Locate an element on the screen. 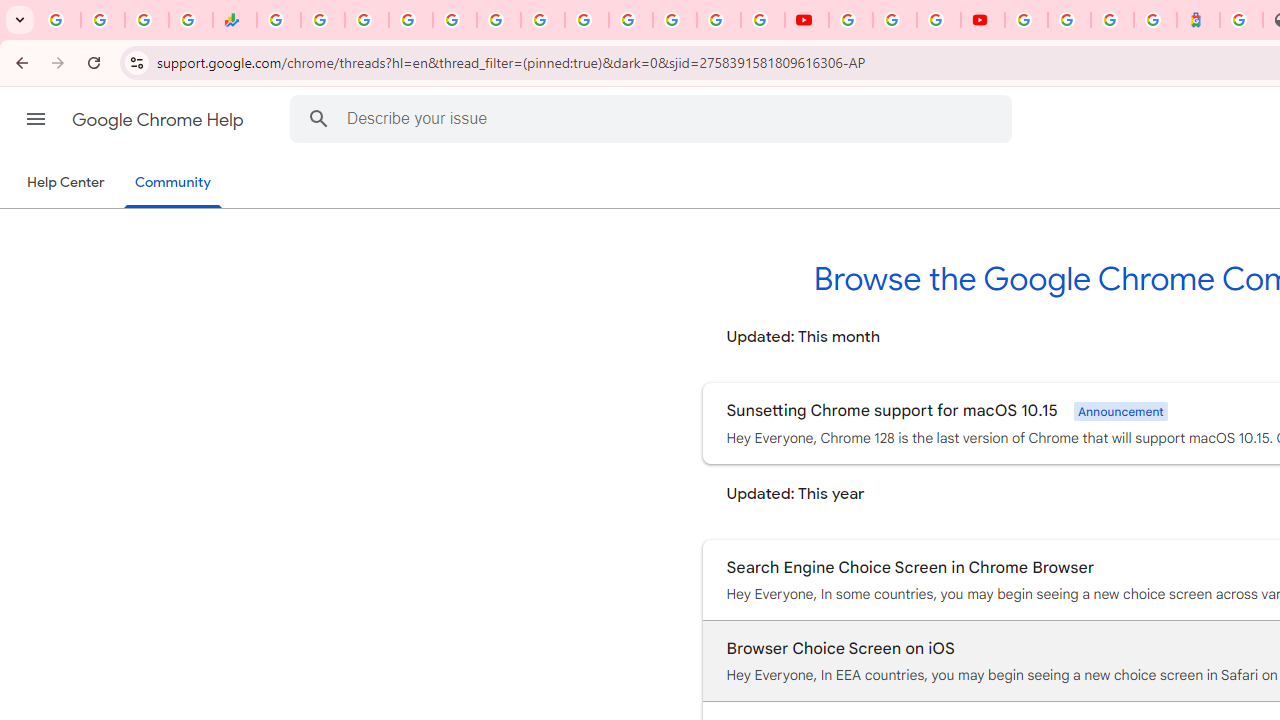 The width and height of the screenshot is (1280, 720). 'Describe your issue' is located at coordinates (654, 118).